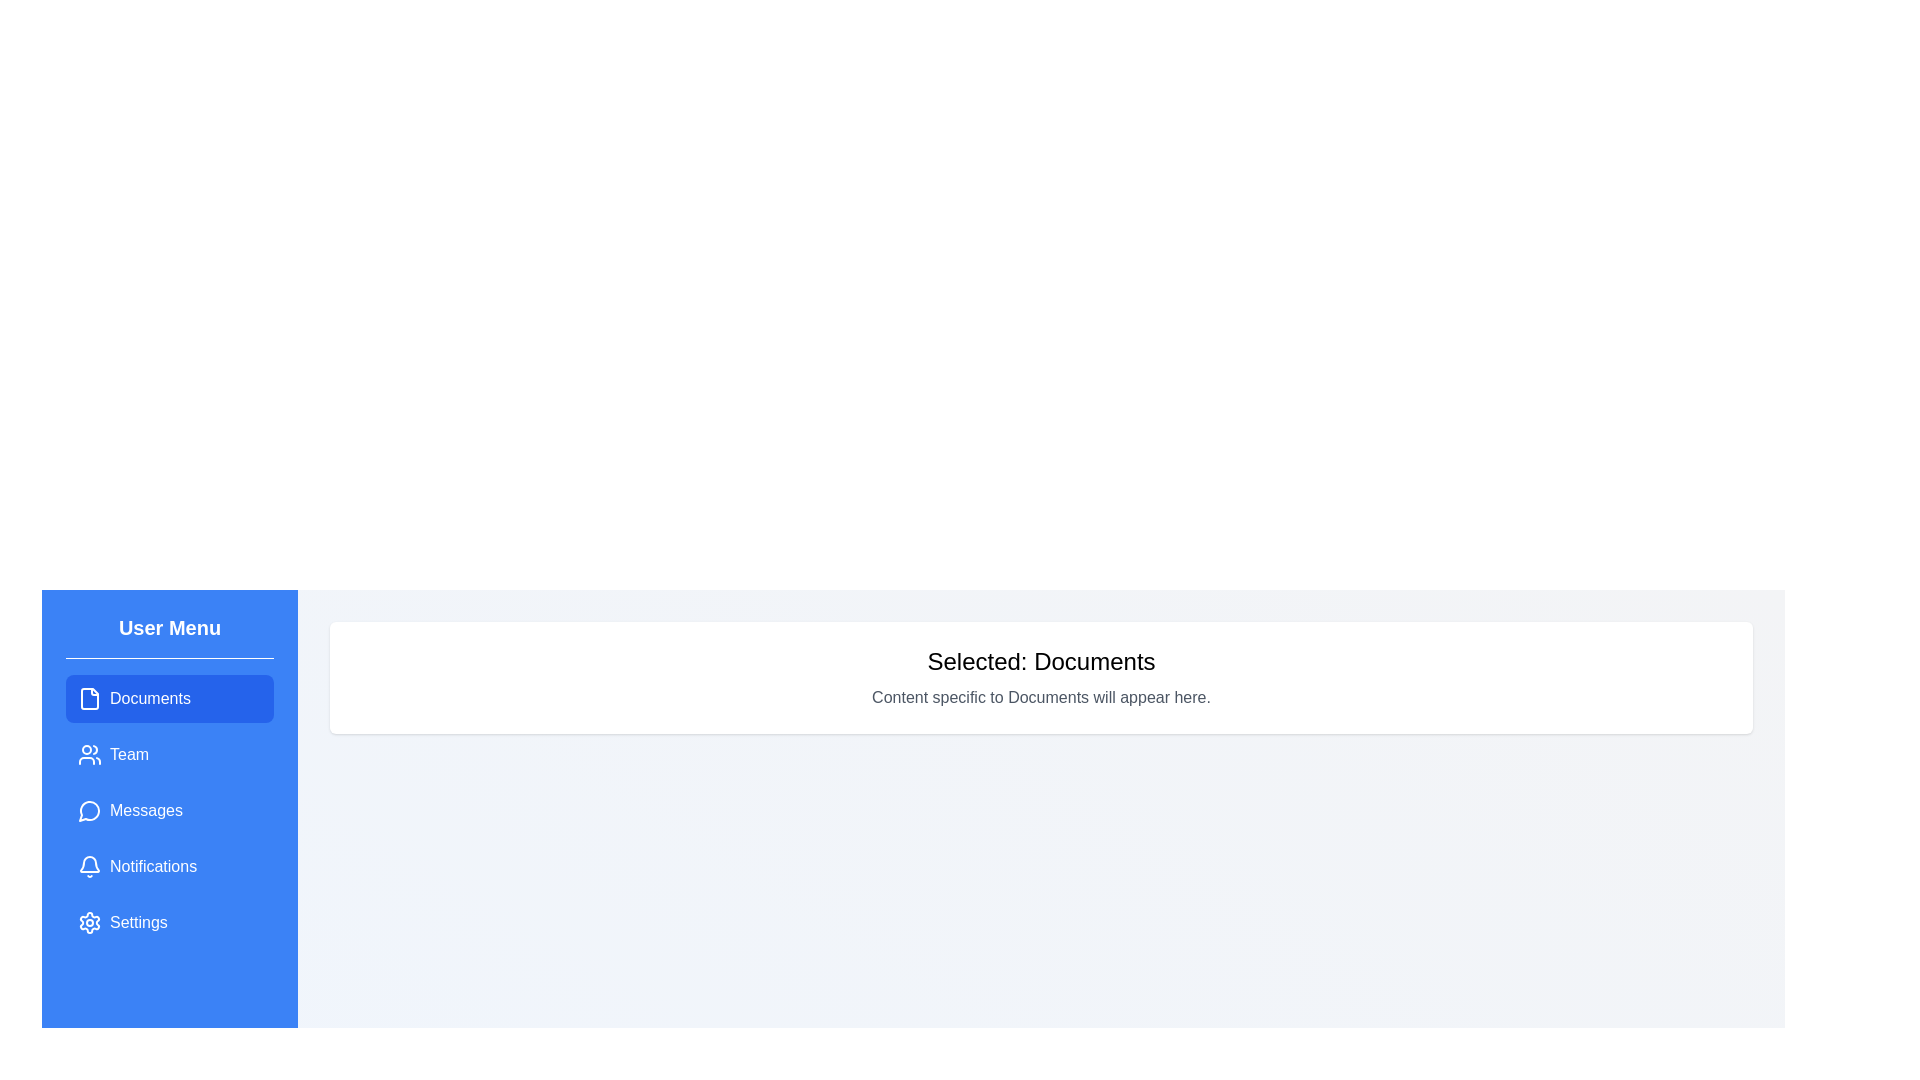 This screenshot has height=1080, width=1920. What do you see at coordinates (169, 697) in the screenshot?
I see `the menu item labeled 'Documents' to observe its hover effect` at bounding box center [169, 697].